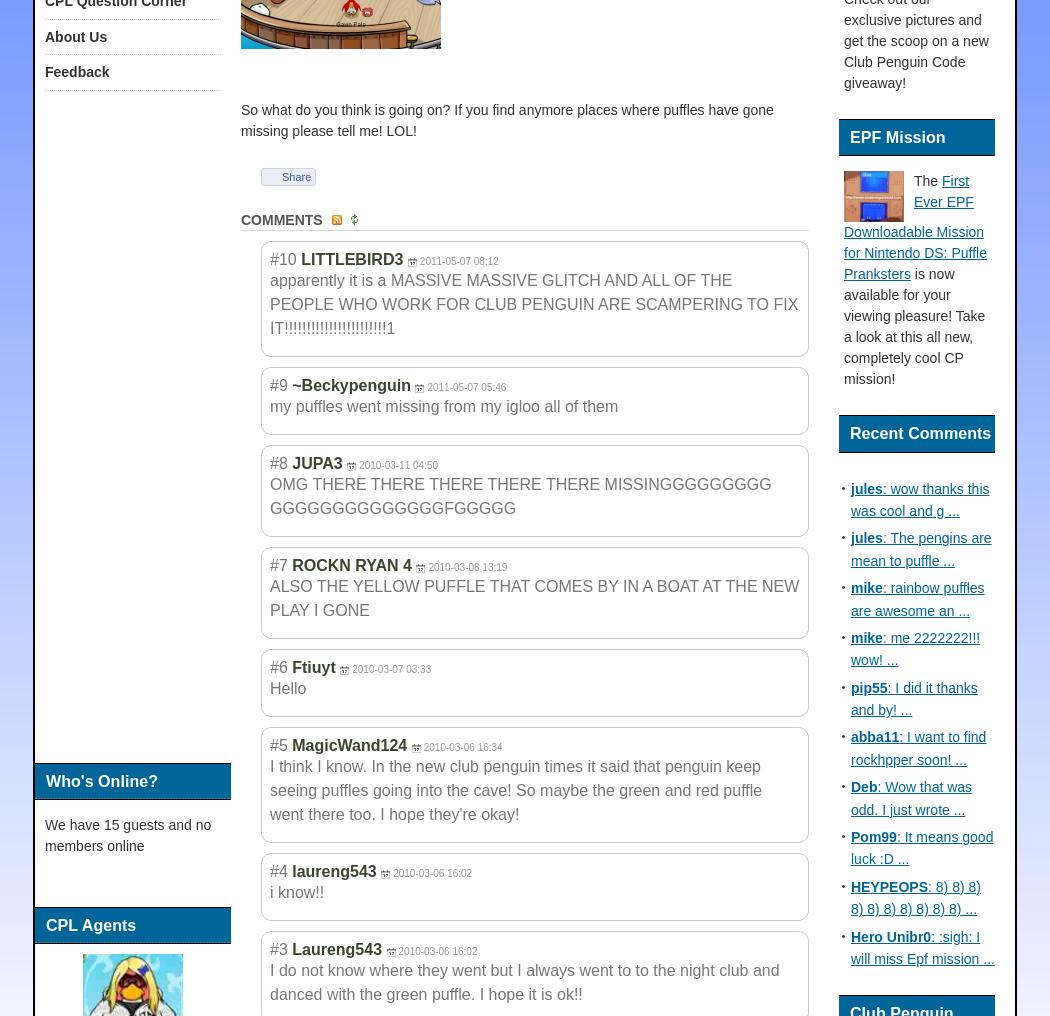 This screenshot has height=1016, width=1050. I want to click on 'is now available for your viewing pleasure! Take a look at this all new, completely cool CP mission!', so click(914, 326).